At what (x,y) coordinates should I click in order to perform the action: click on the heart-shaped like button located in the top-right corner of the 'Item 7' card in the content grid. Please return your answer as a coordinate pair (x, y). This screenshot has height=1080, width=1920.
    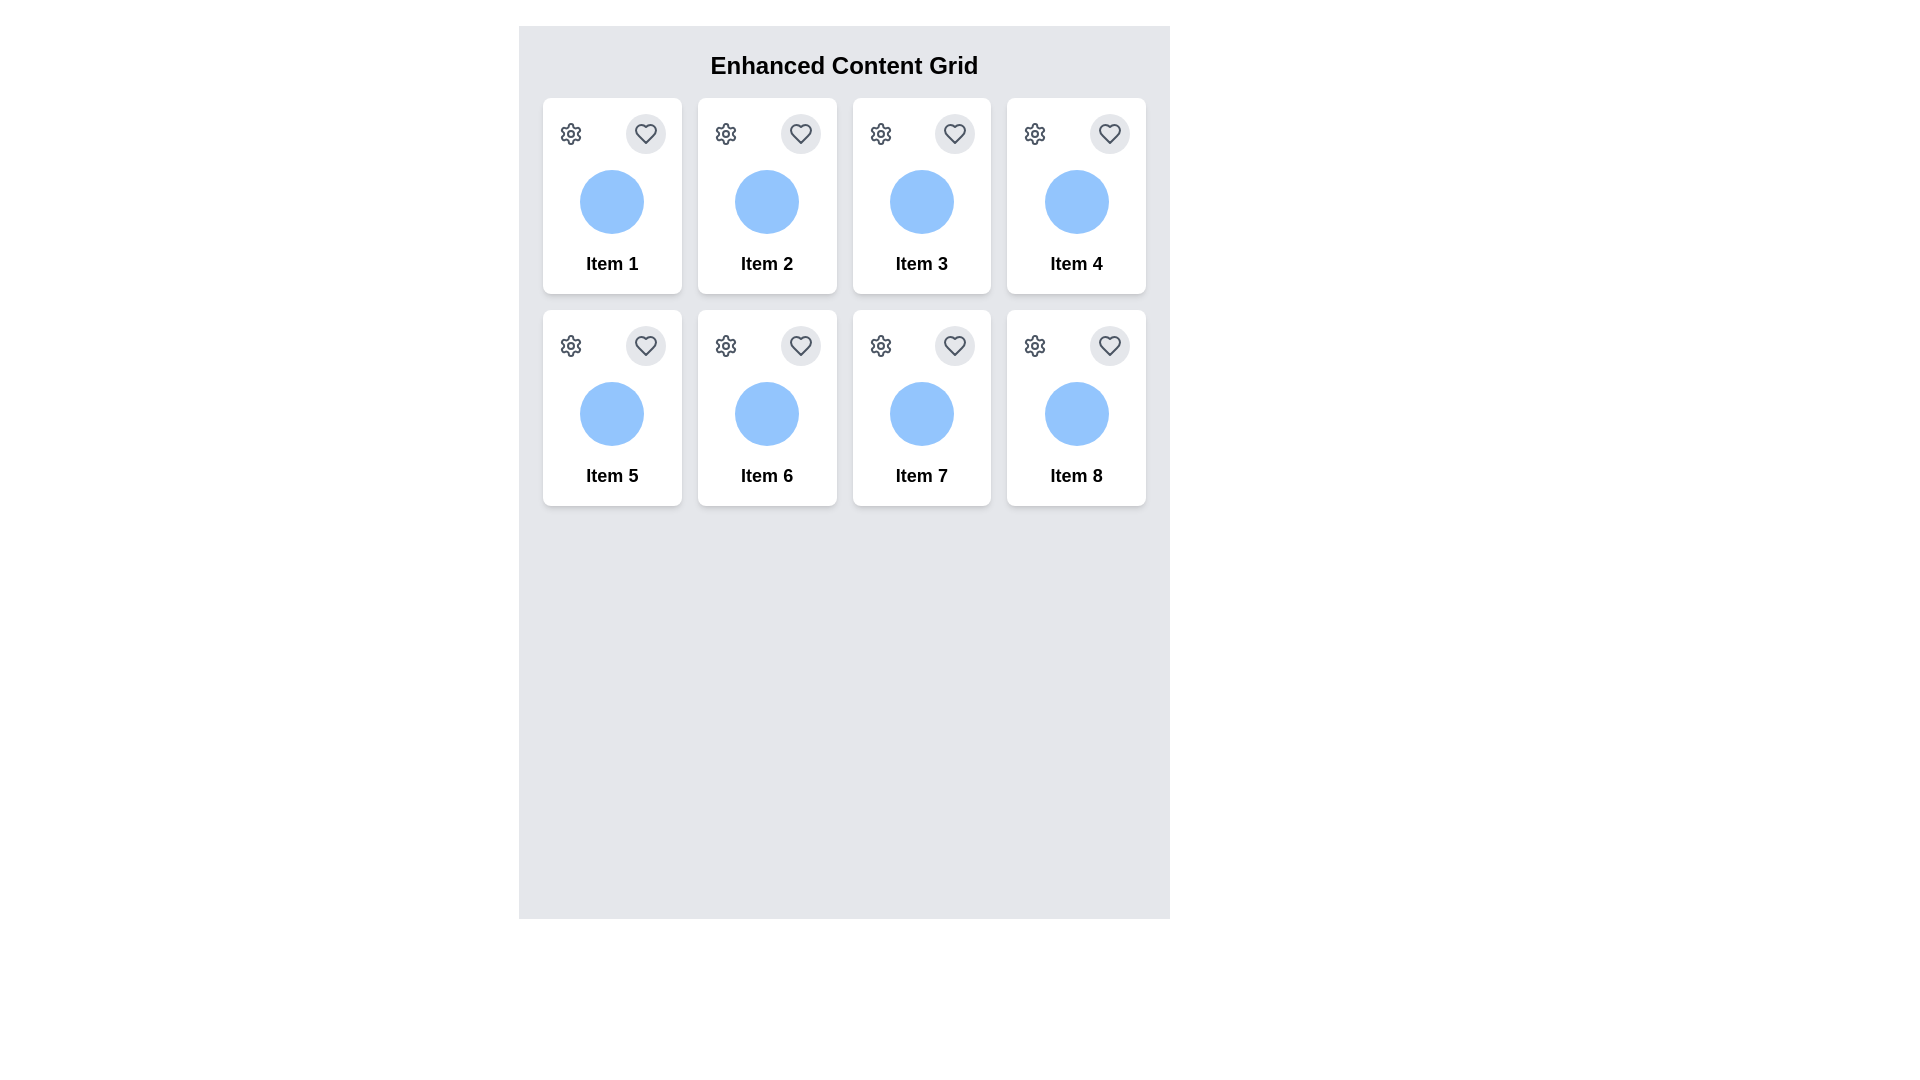
    Looking at the image, I should click on (954, 345).